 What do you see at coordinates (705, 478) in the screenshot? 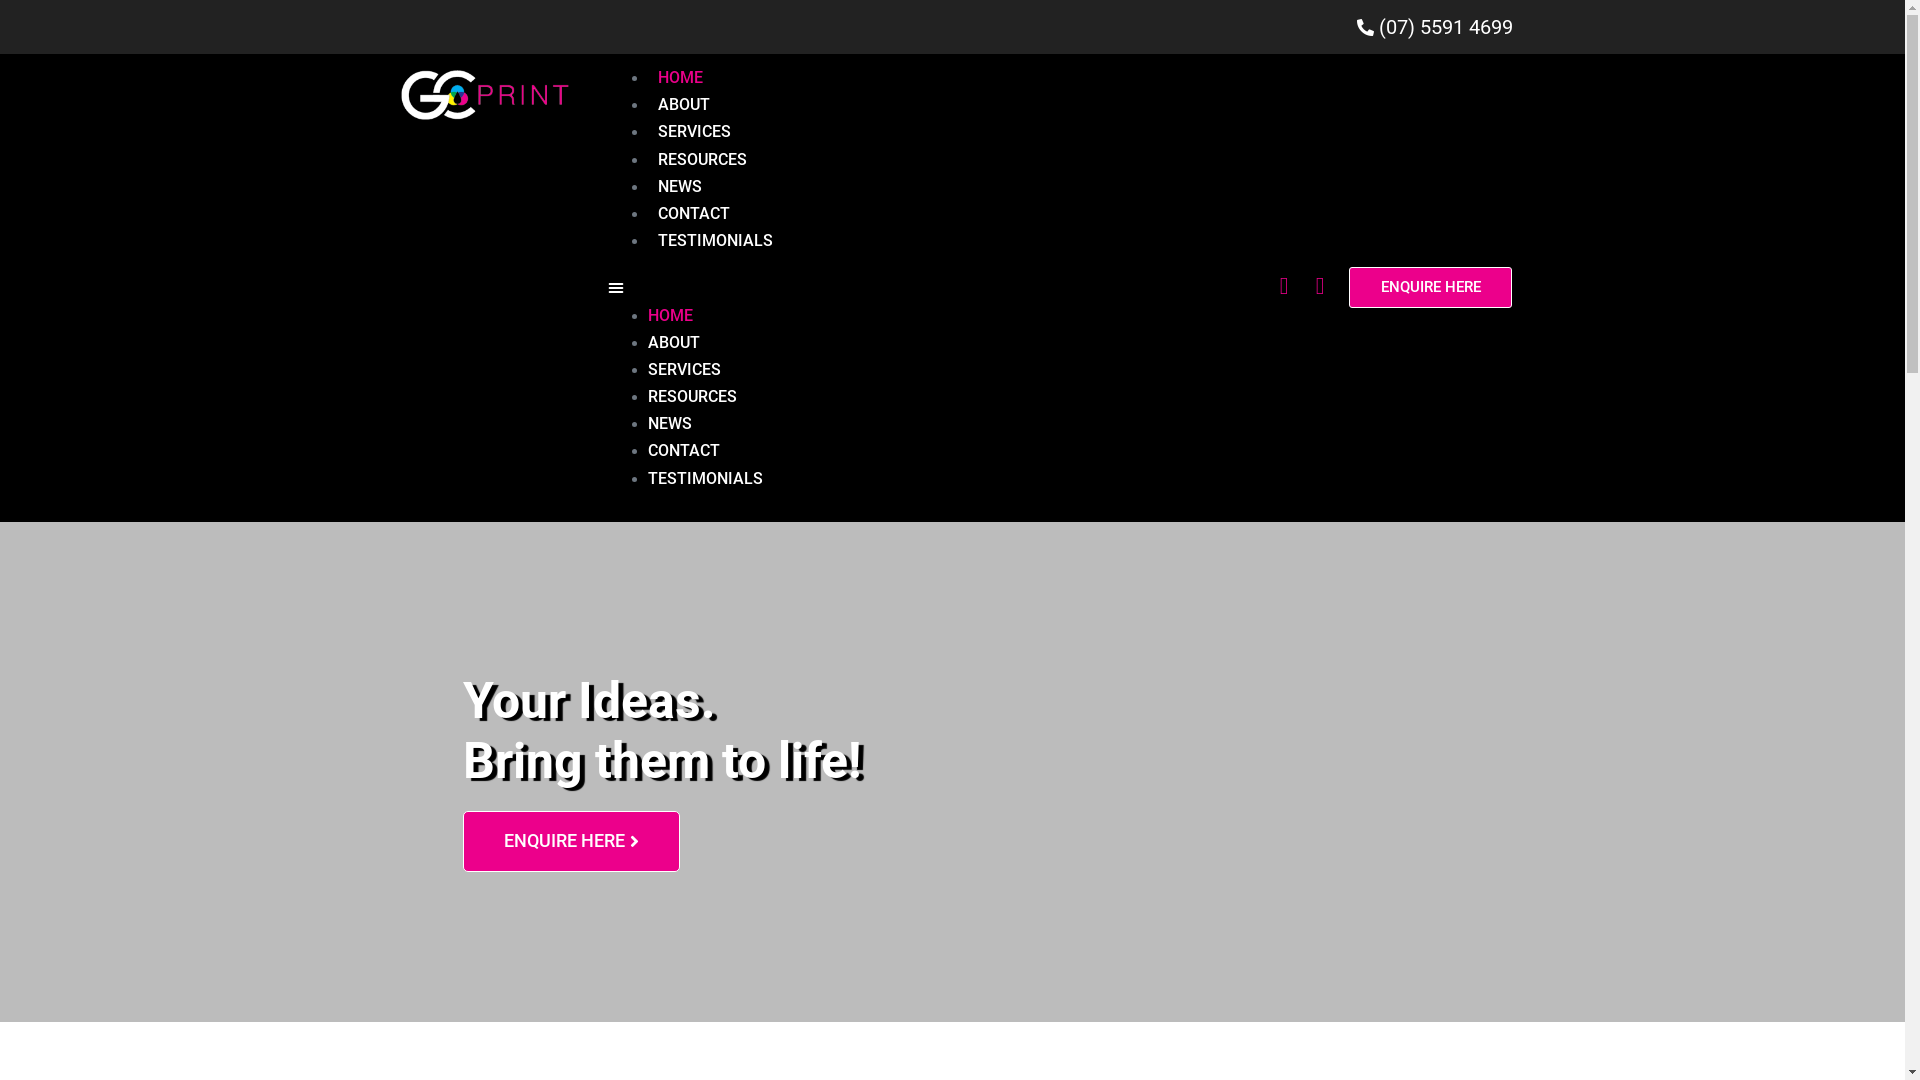
I see `'TESTIMONIALS'` at bounding box center [705, 478].